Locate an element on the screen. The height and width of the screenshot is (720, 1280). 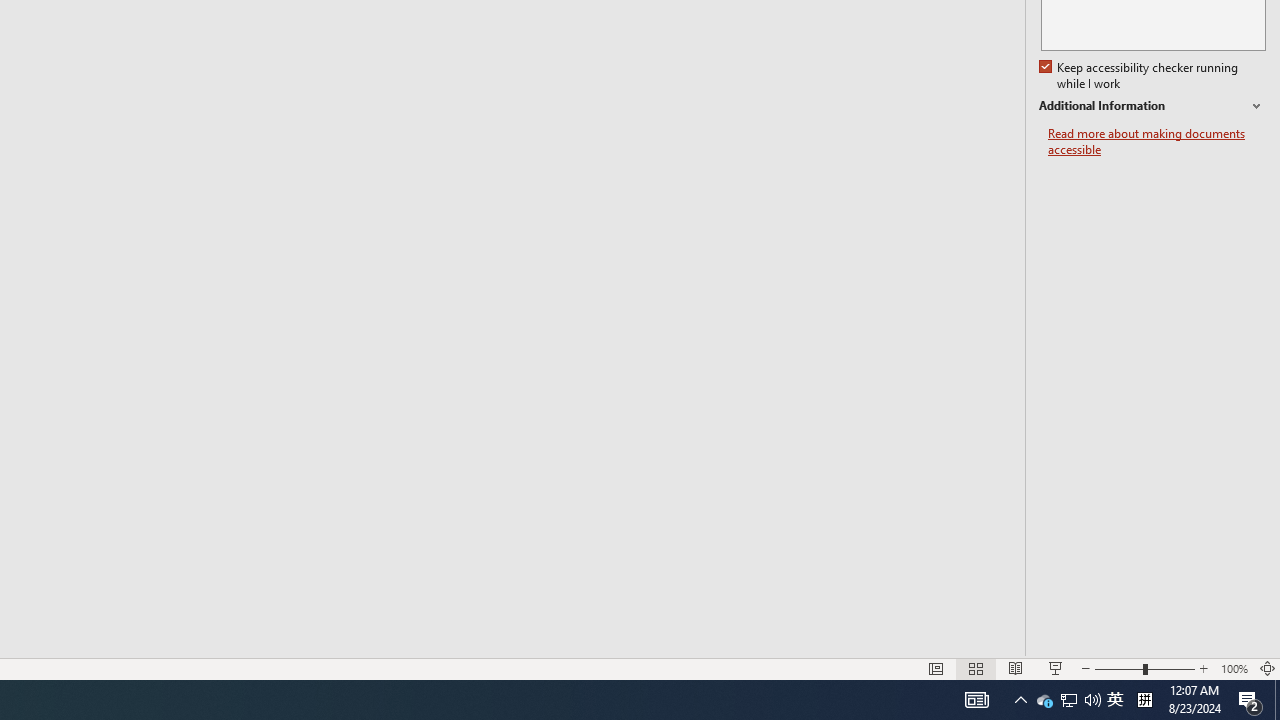
'Read more about making documents accessible' is located at coordinates (1157, 141).